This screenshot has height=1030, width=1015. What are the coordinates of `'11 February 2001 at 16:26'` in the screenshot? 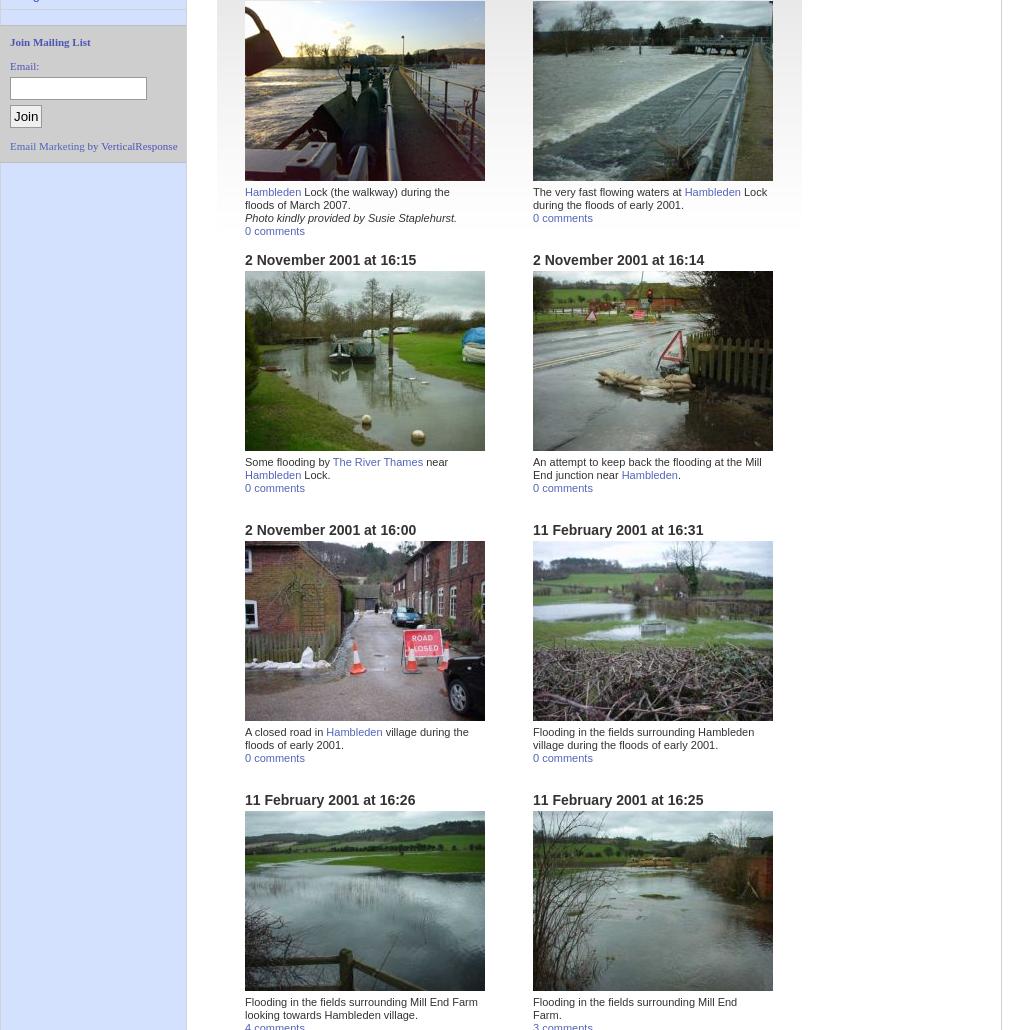 It's located at (328, 799).